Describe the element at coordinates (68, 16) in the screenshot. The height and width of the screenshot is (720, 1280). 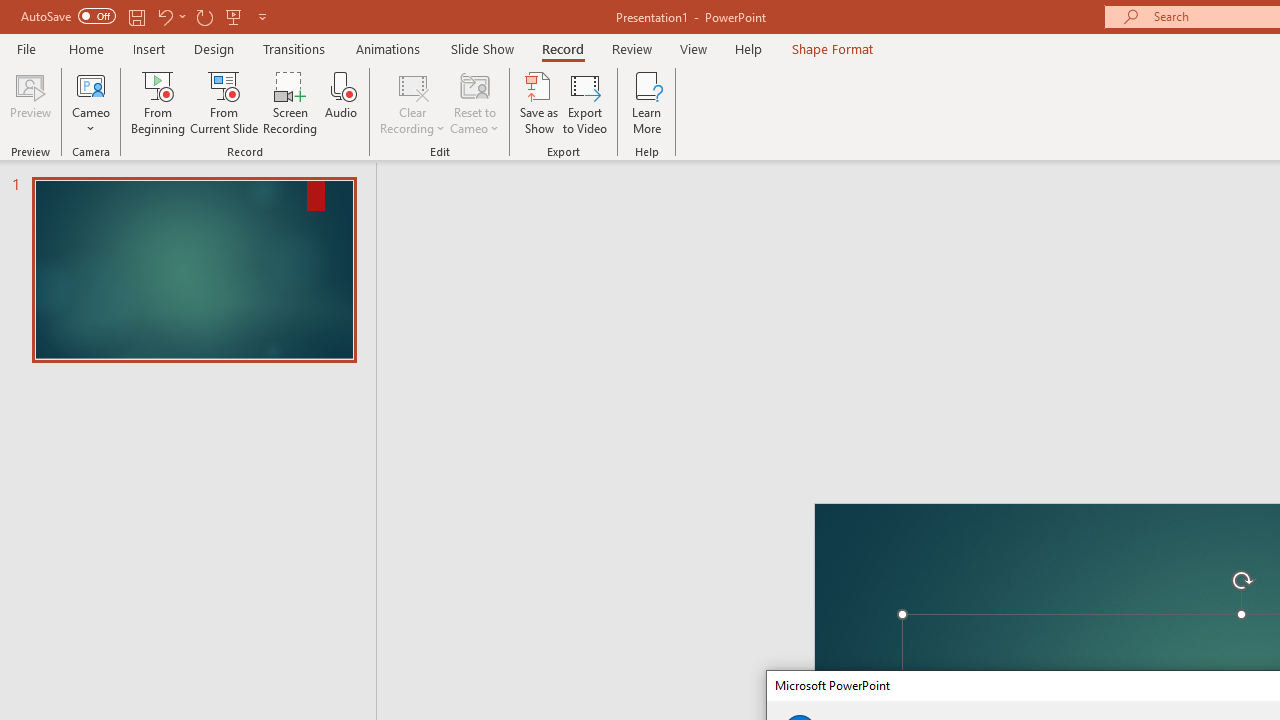
I see `'AutoSave'` at that location.